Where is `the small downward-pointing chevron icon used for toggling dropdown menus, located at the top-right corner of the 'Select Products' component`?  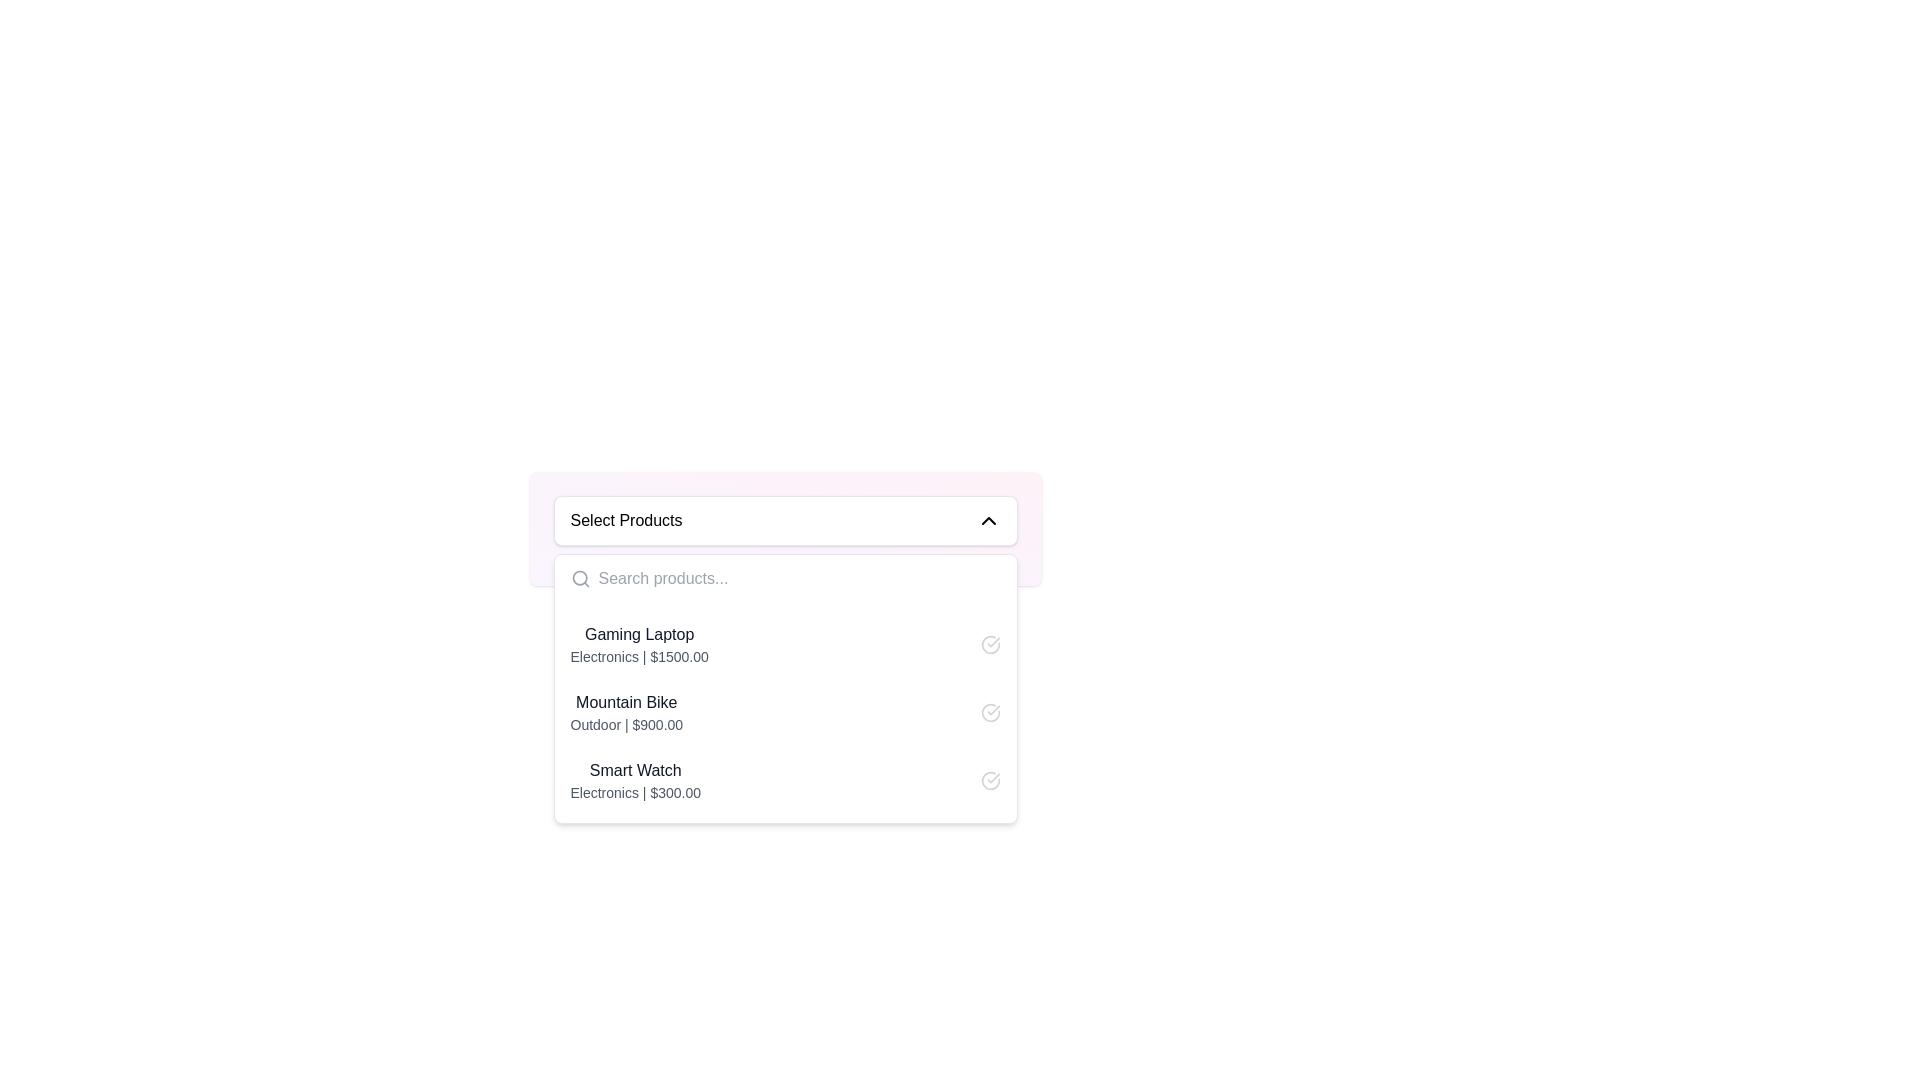
the small downward-pointing chevron icon used for toggling dropdown menus, located at the top-right corner of the 'Select Products' component is located at coordinates (988, 519).